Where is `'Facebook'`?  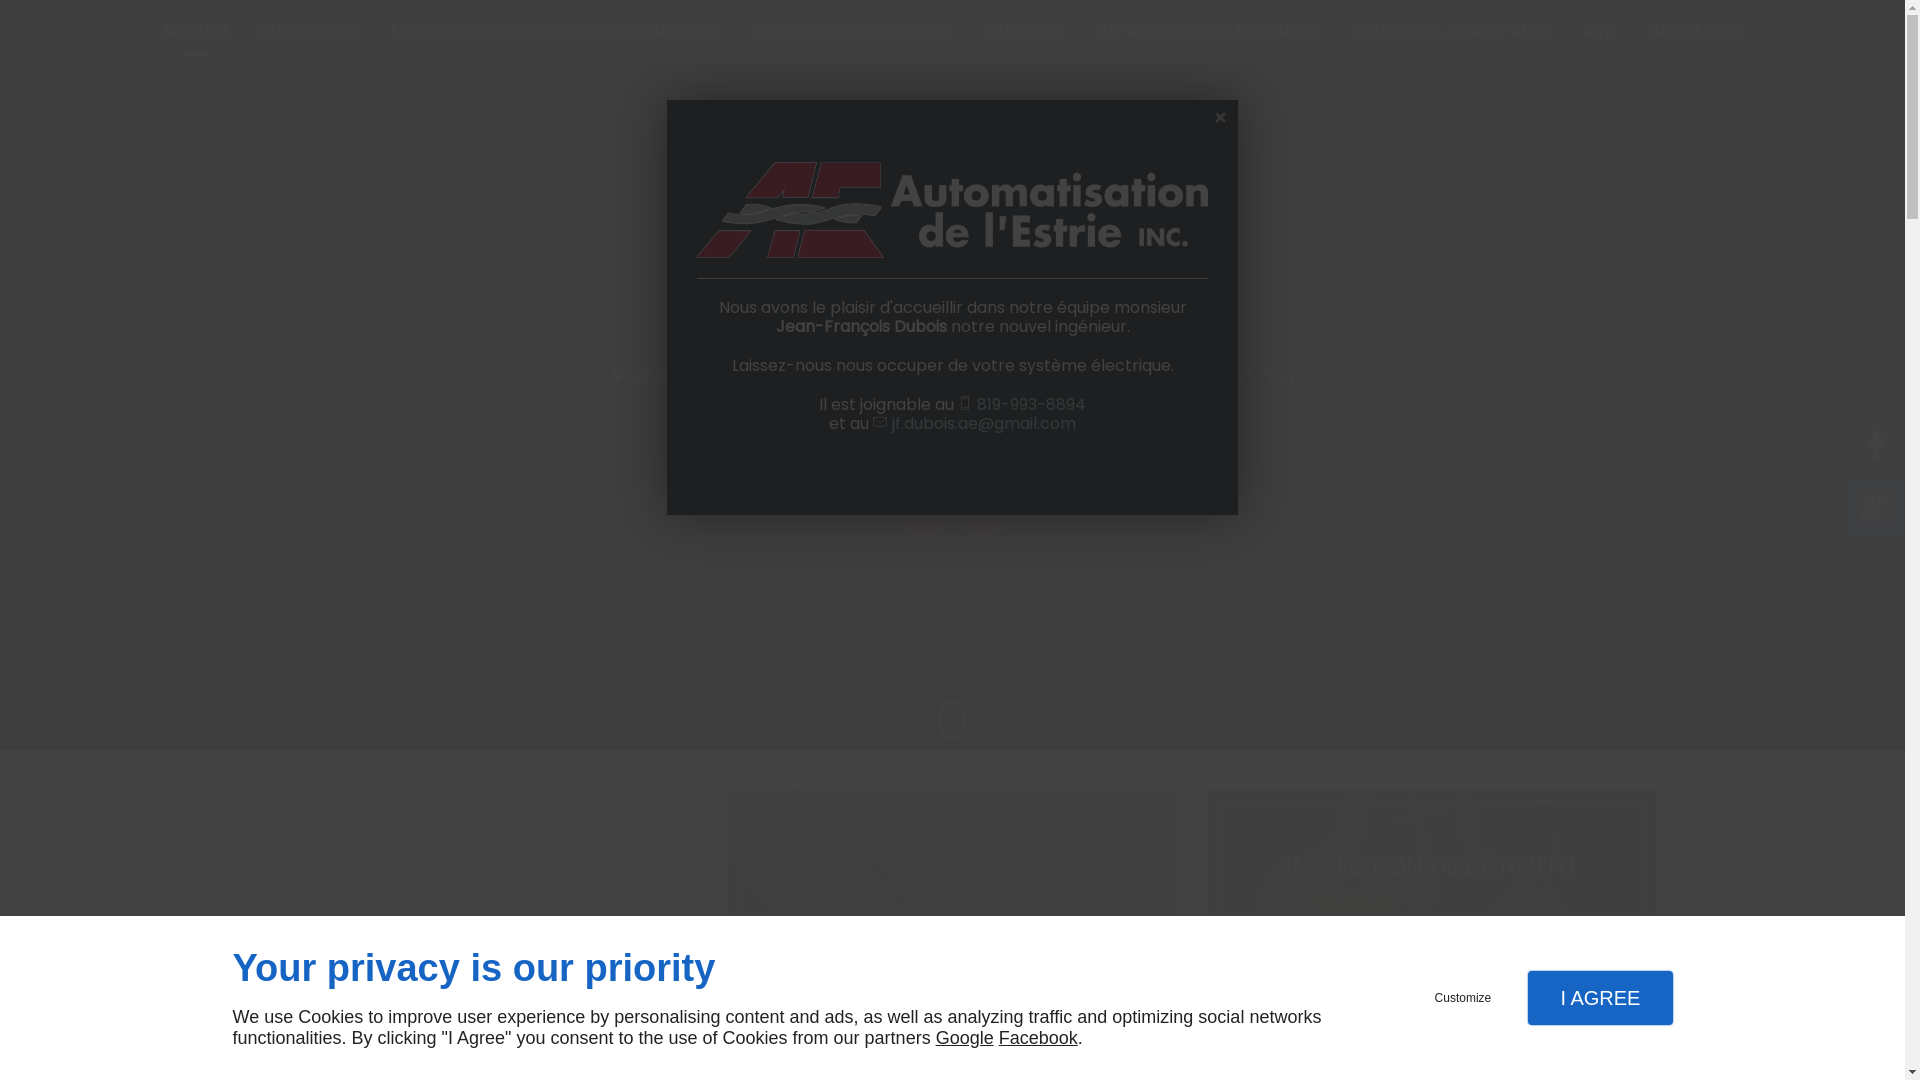
'Facebook' is located at coordinates (1875, 443).